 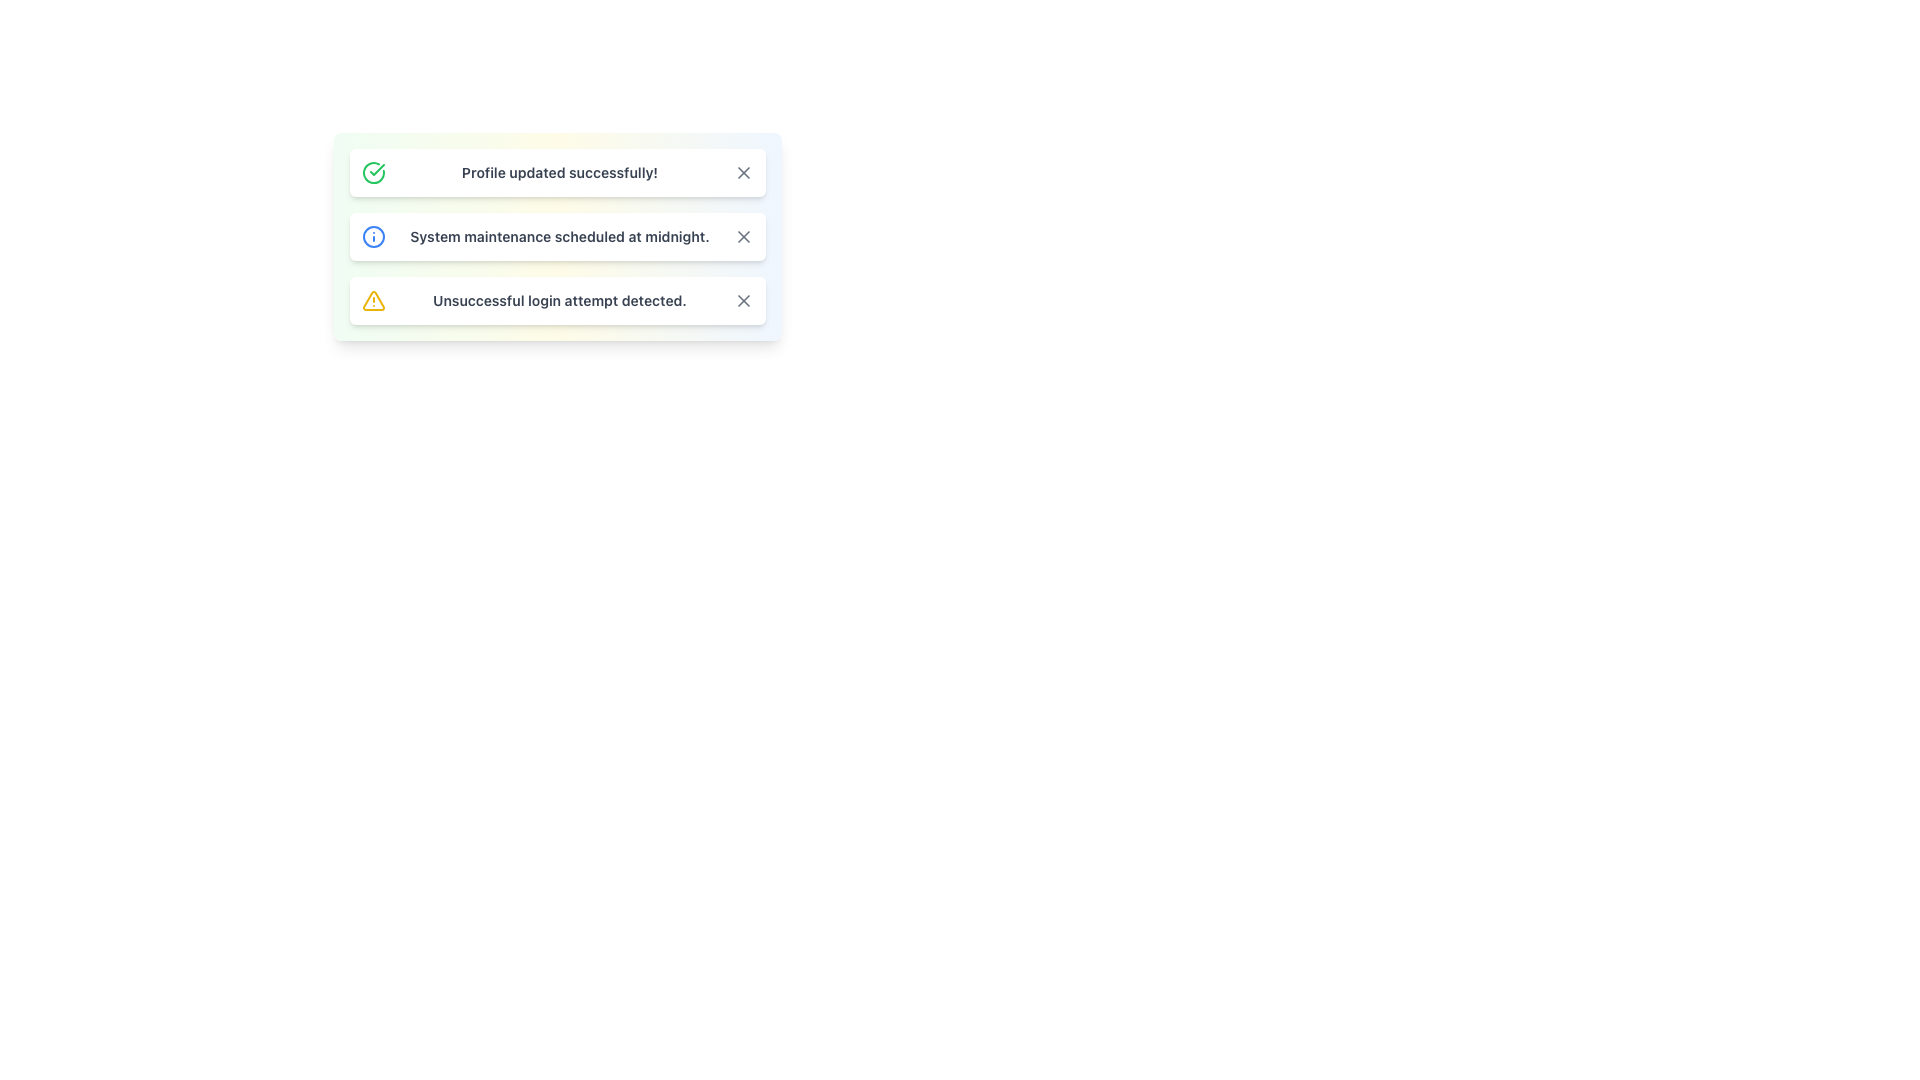 I want to click on the Notification card displaying the message 'System maintenance scheduled at midnight.' which is the middle notification in a vertically aligned list of three notifications, so click(x=557, y=268).